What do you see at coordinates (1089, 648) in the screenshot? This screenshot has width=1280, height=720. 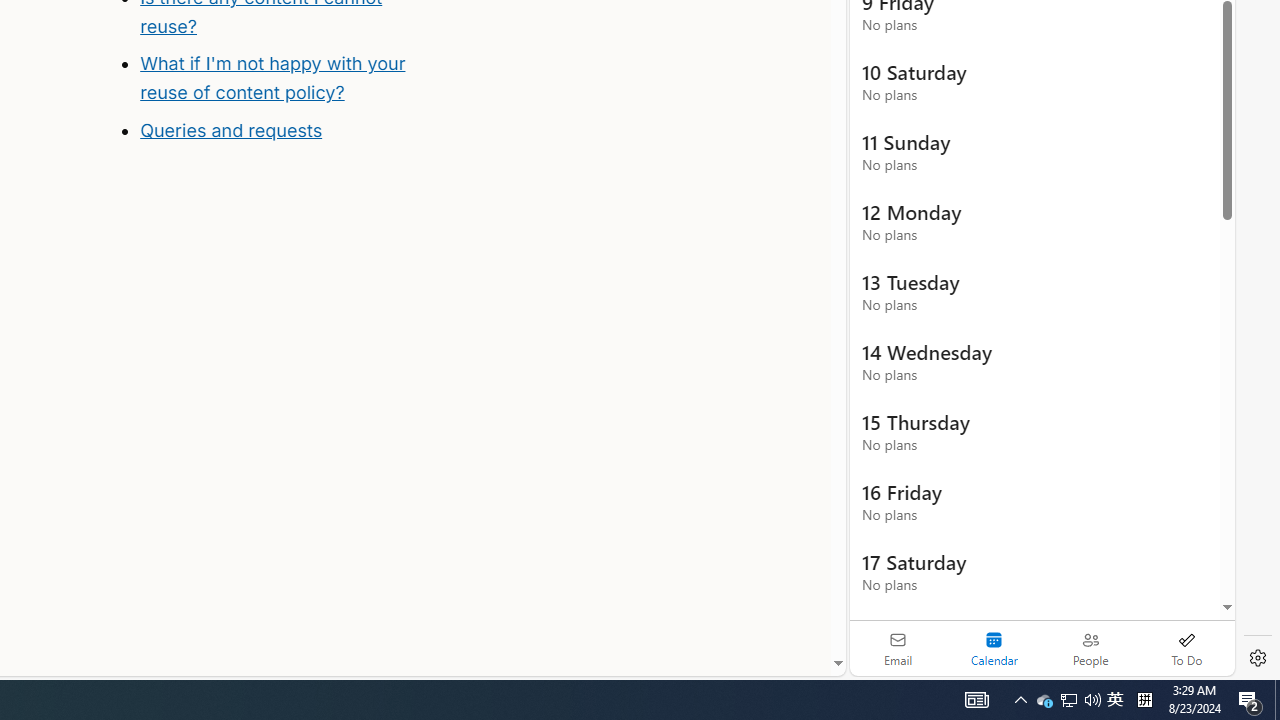 I see `'People'` at bounding box center [1089, 648].